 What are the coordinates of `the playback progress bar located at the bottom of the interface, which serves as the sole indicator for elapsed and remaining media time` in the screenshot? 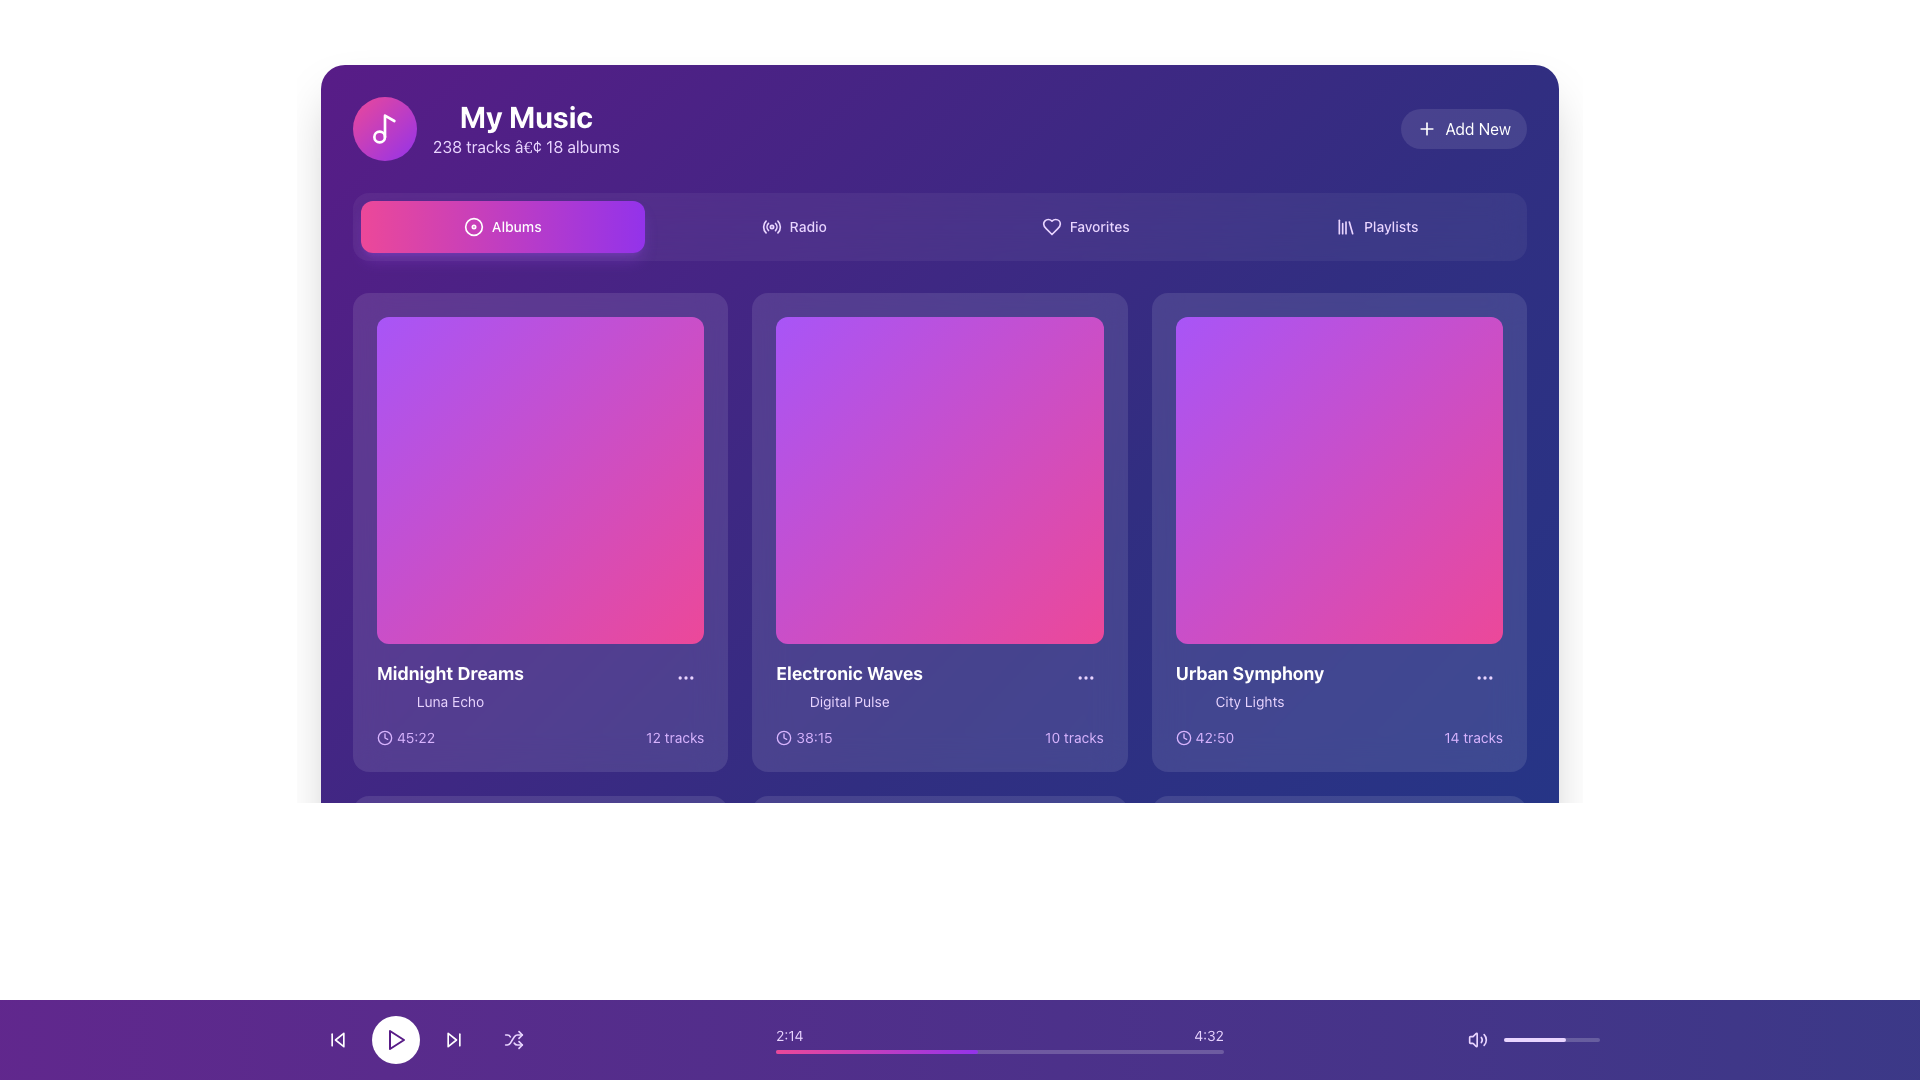 It's located at (999, 1039).